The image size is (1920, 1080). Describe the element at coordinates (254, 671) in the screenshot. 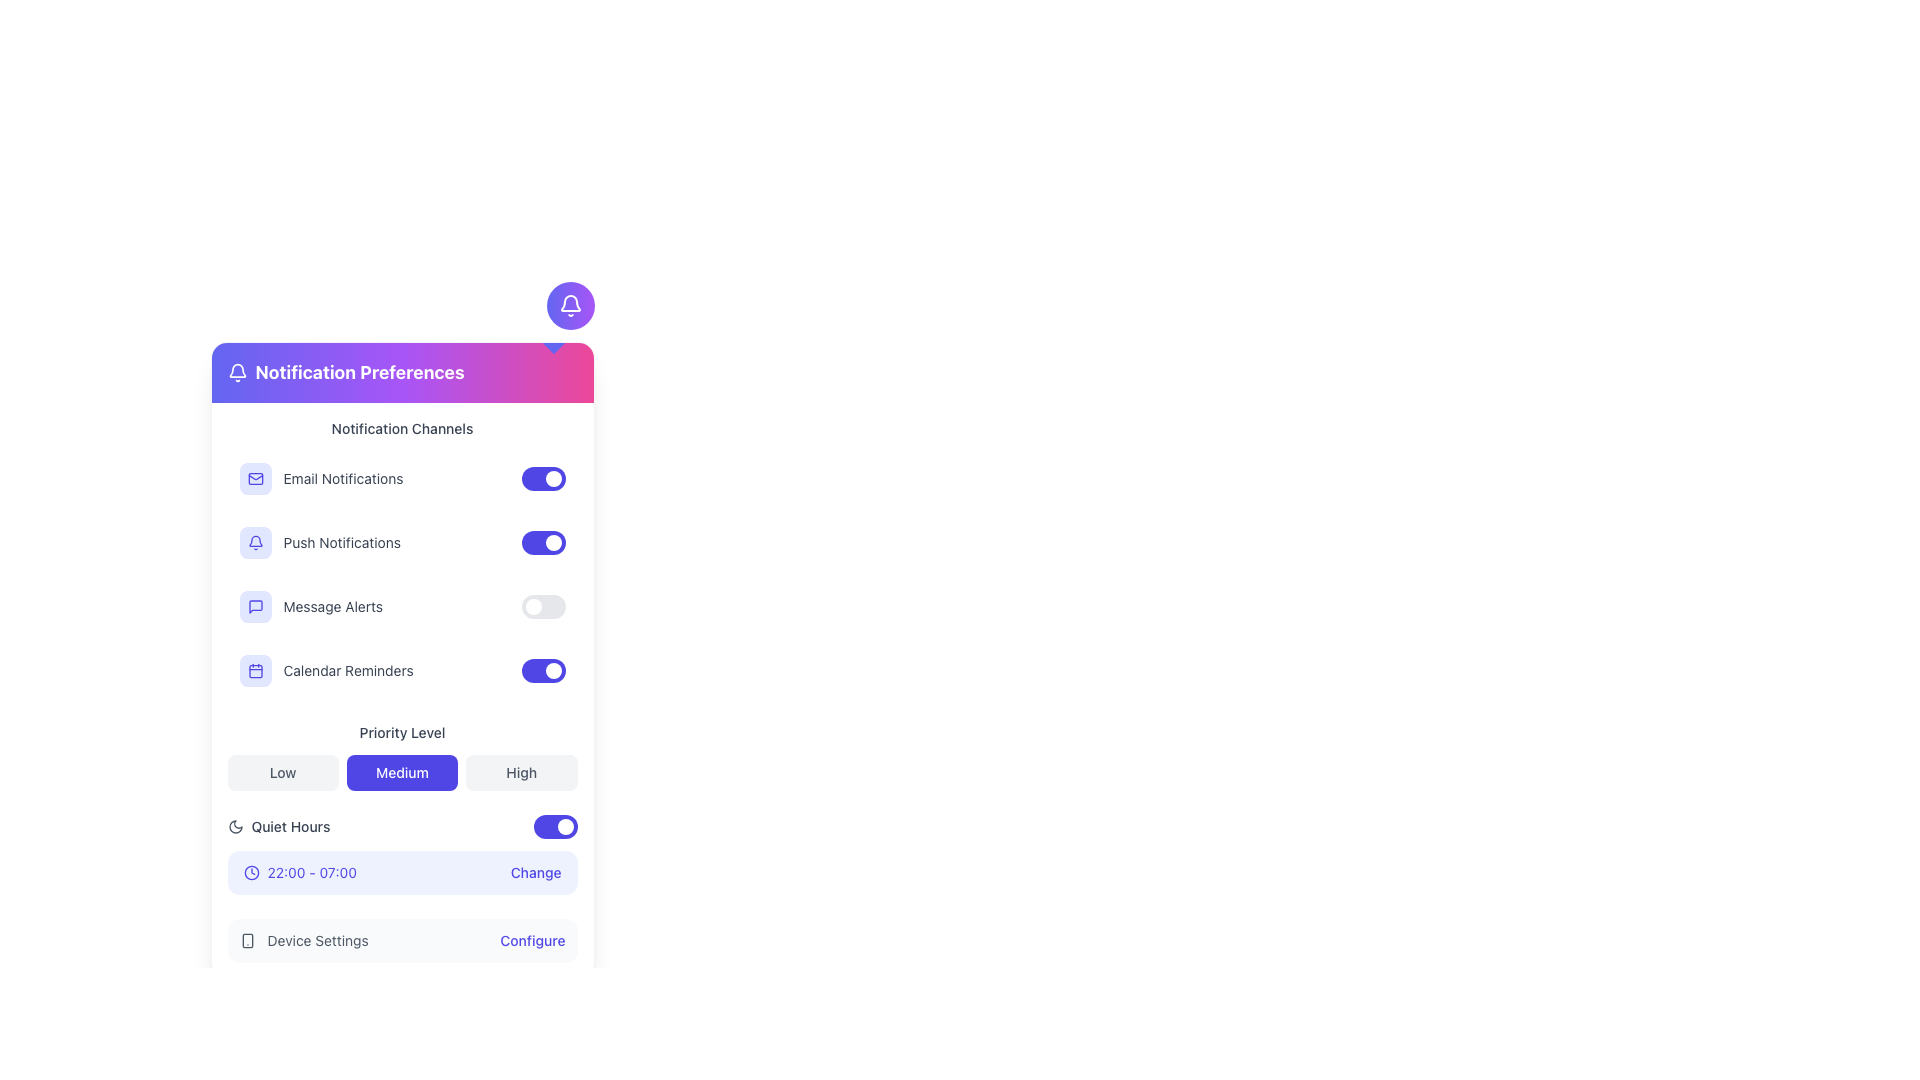

I see `the calendar reminders icon located in the second row of options within the 'Notification Channels' section of the 'Notification Preferences' panel to trigger a tooltip` at that location.